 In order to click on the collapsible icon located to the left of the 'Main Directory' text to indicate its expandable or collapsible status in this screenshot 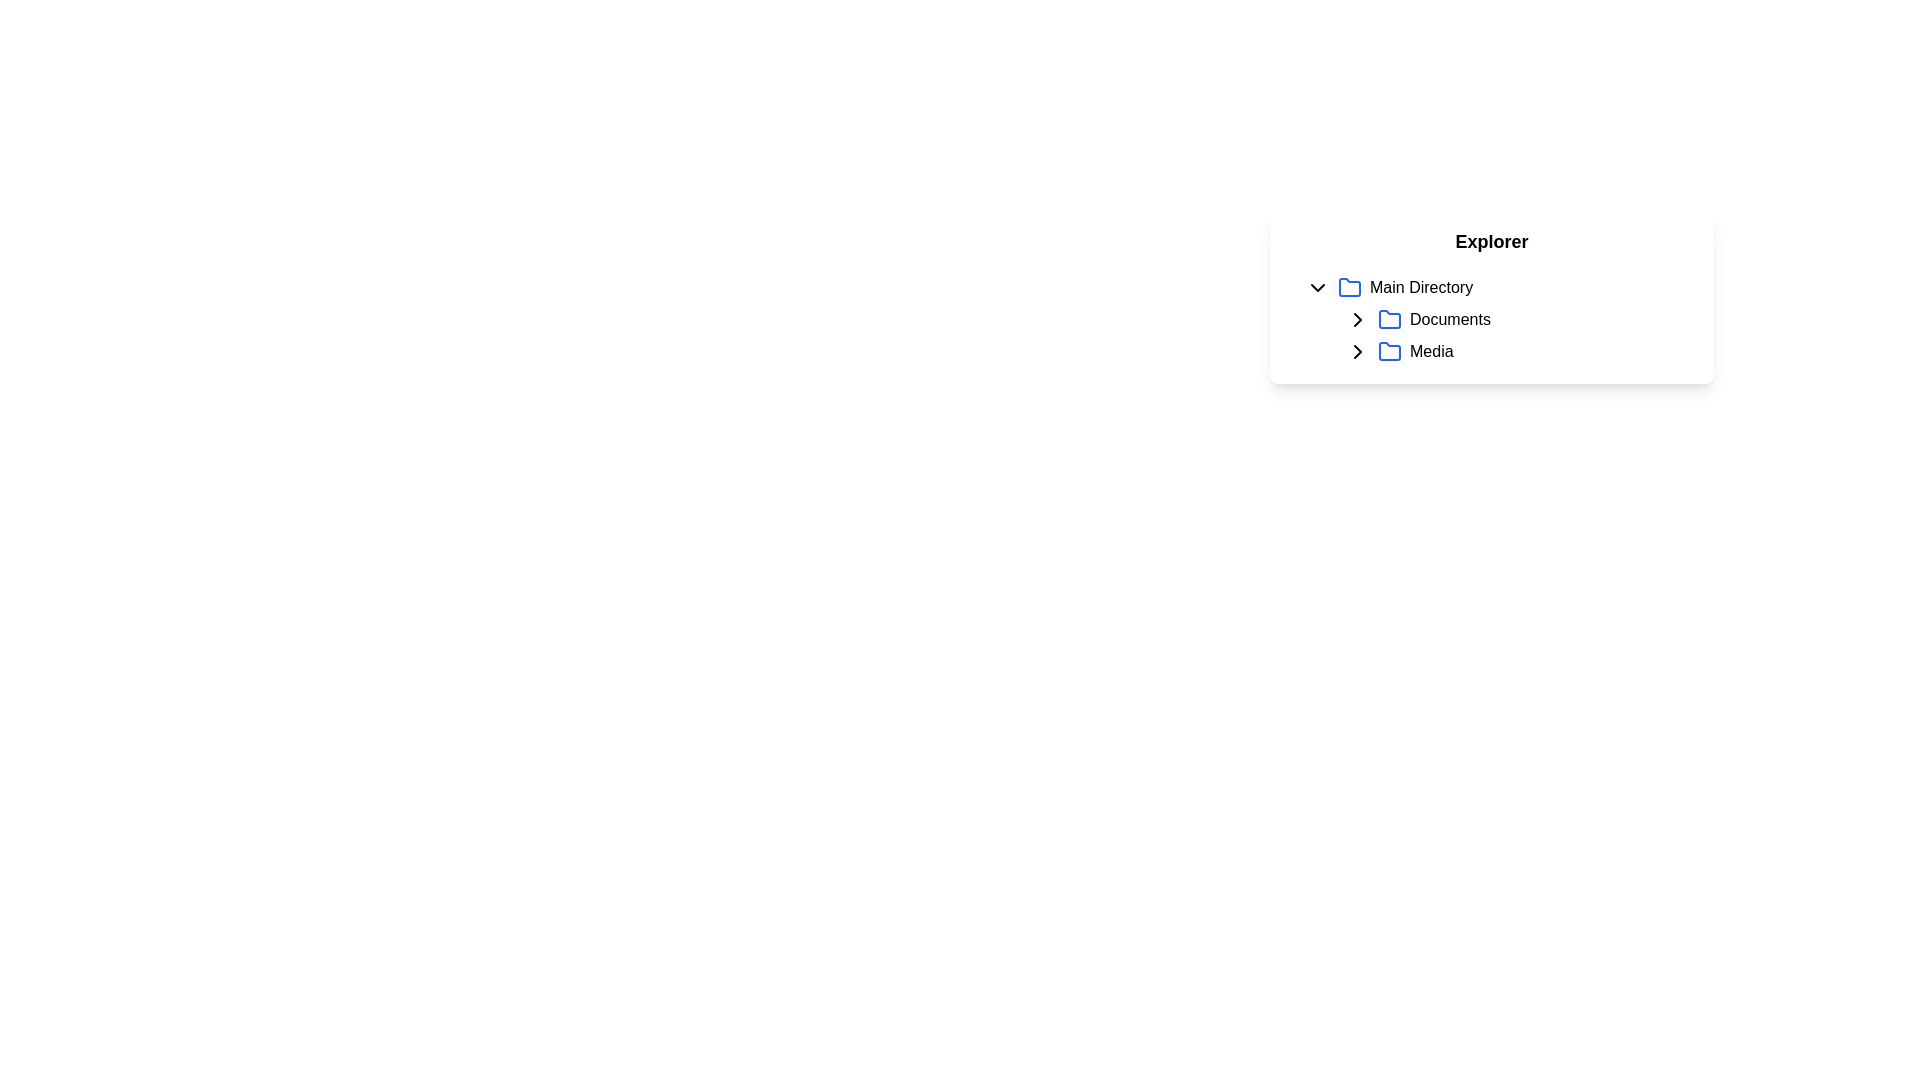, I will do `click(1318, 288)`.